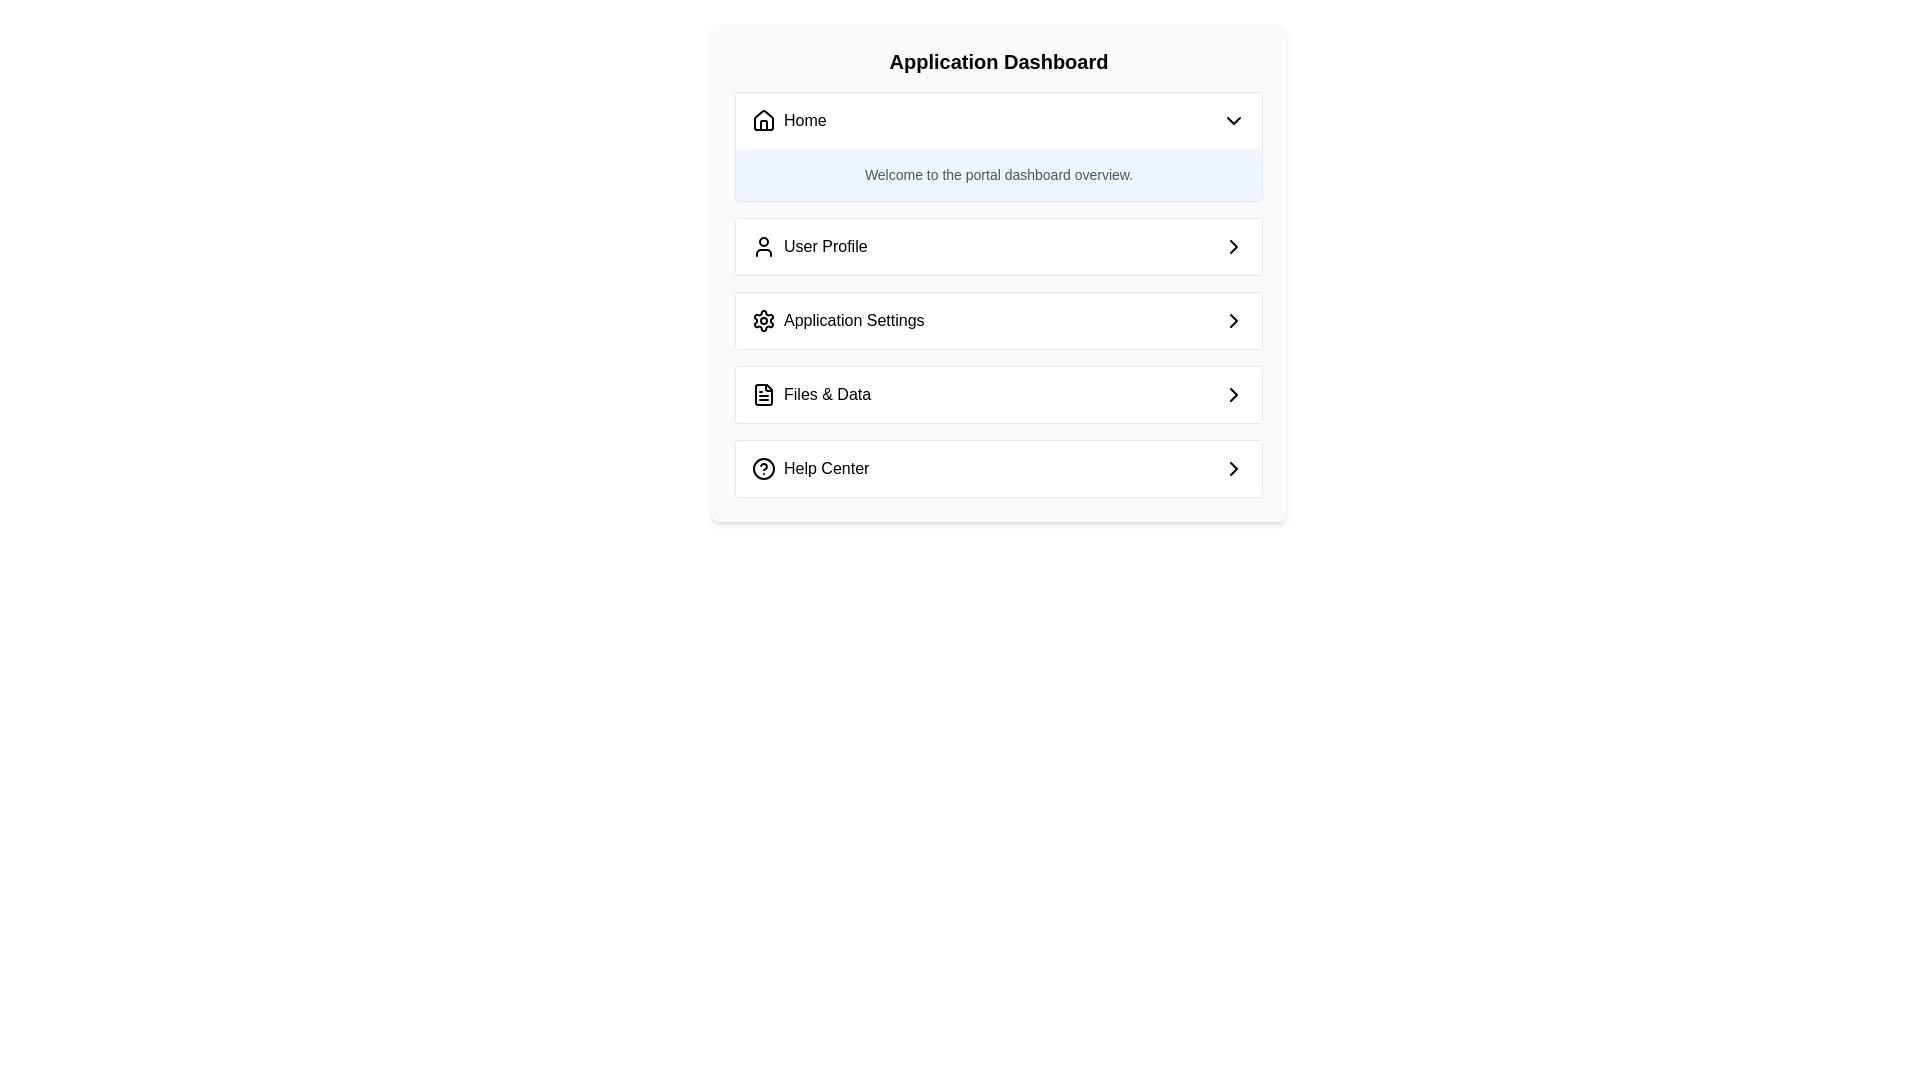  What do you see at coordinates (1232, 394) in the screenshot?
I see `the chevron icon button located on the right side of the 'Files & Data' list item in the 'Application Dashboard'` at bounding box center [1232, 394].